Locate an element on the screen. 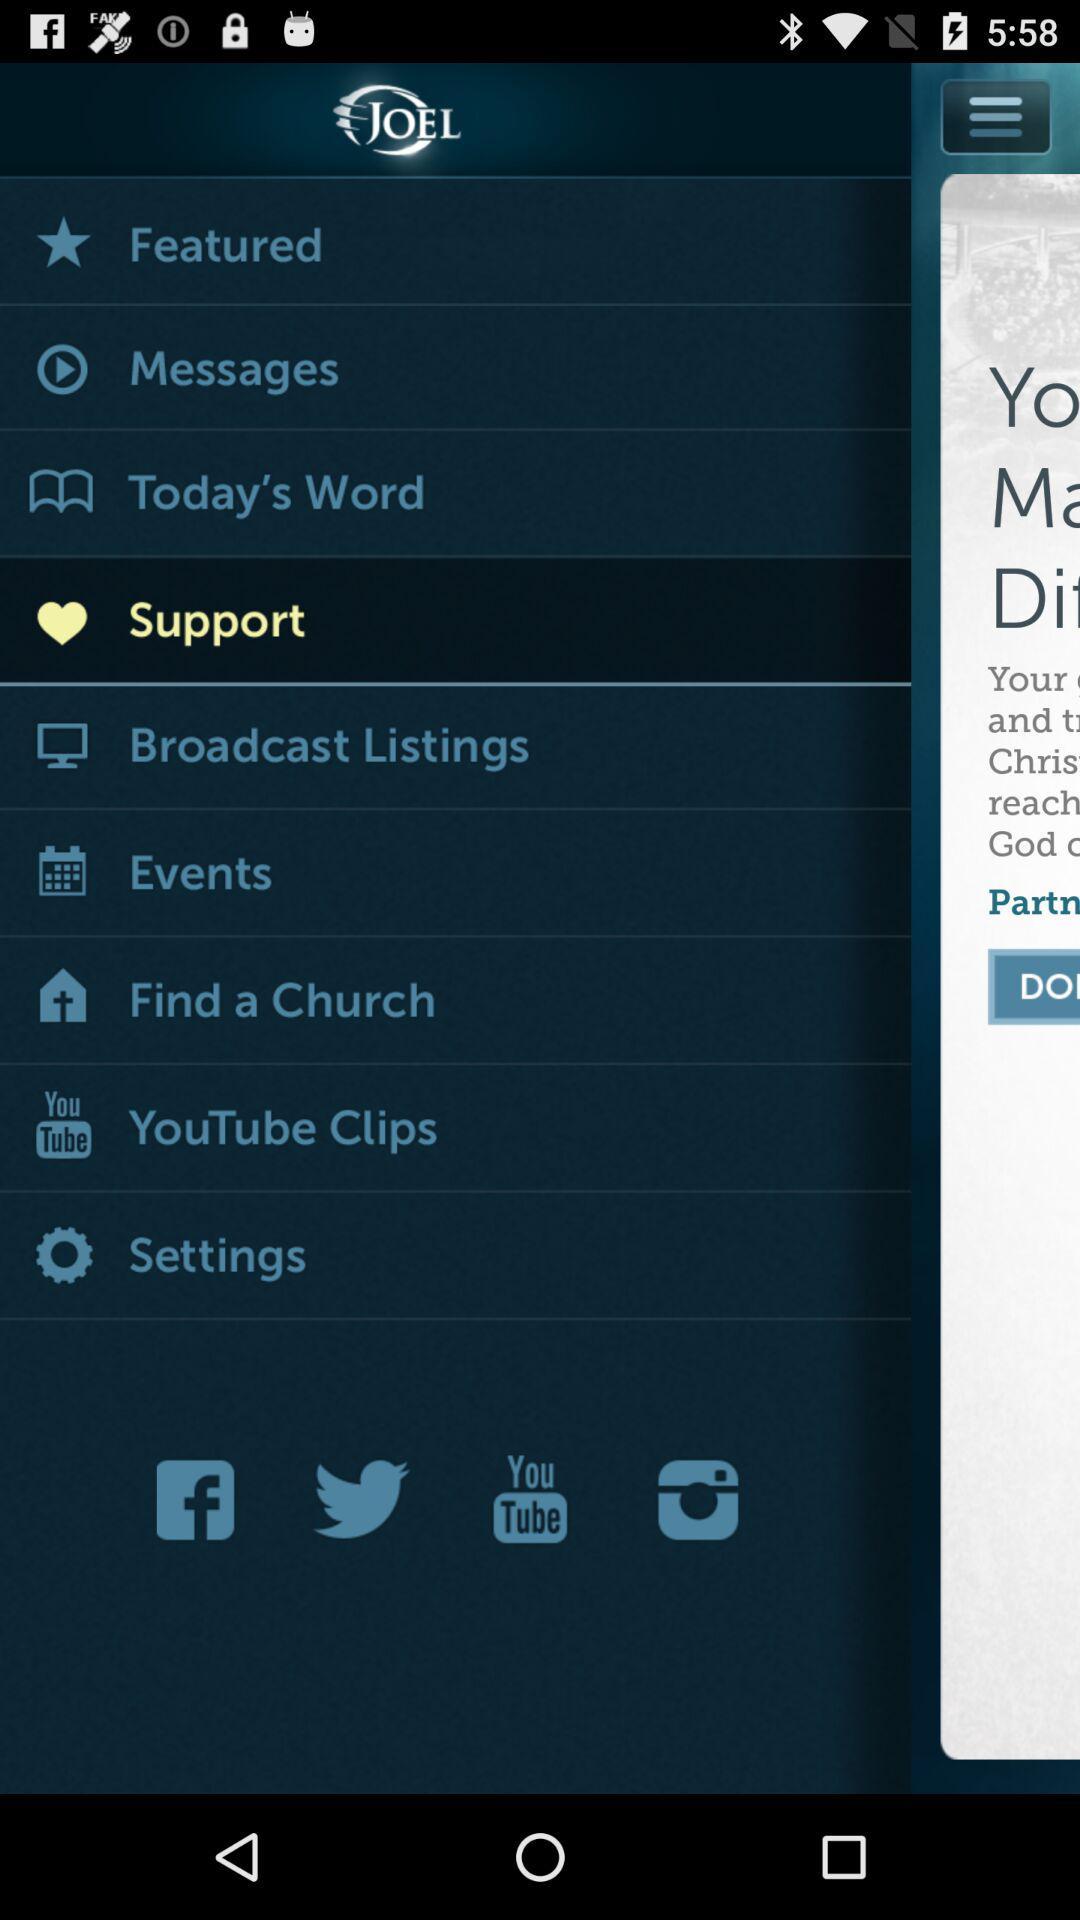  setting is located at coordinates (455, 1256).